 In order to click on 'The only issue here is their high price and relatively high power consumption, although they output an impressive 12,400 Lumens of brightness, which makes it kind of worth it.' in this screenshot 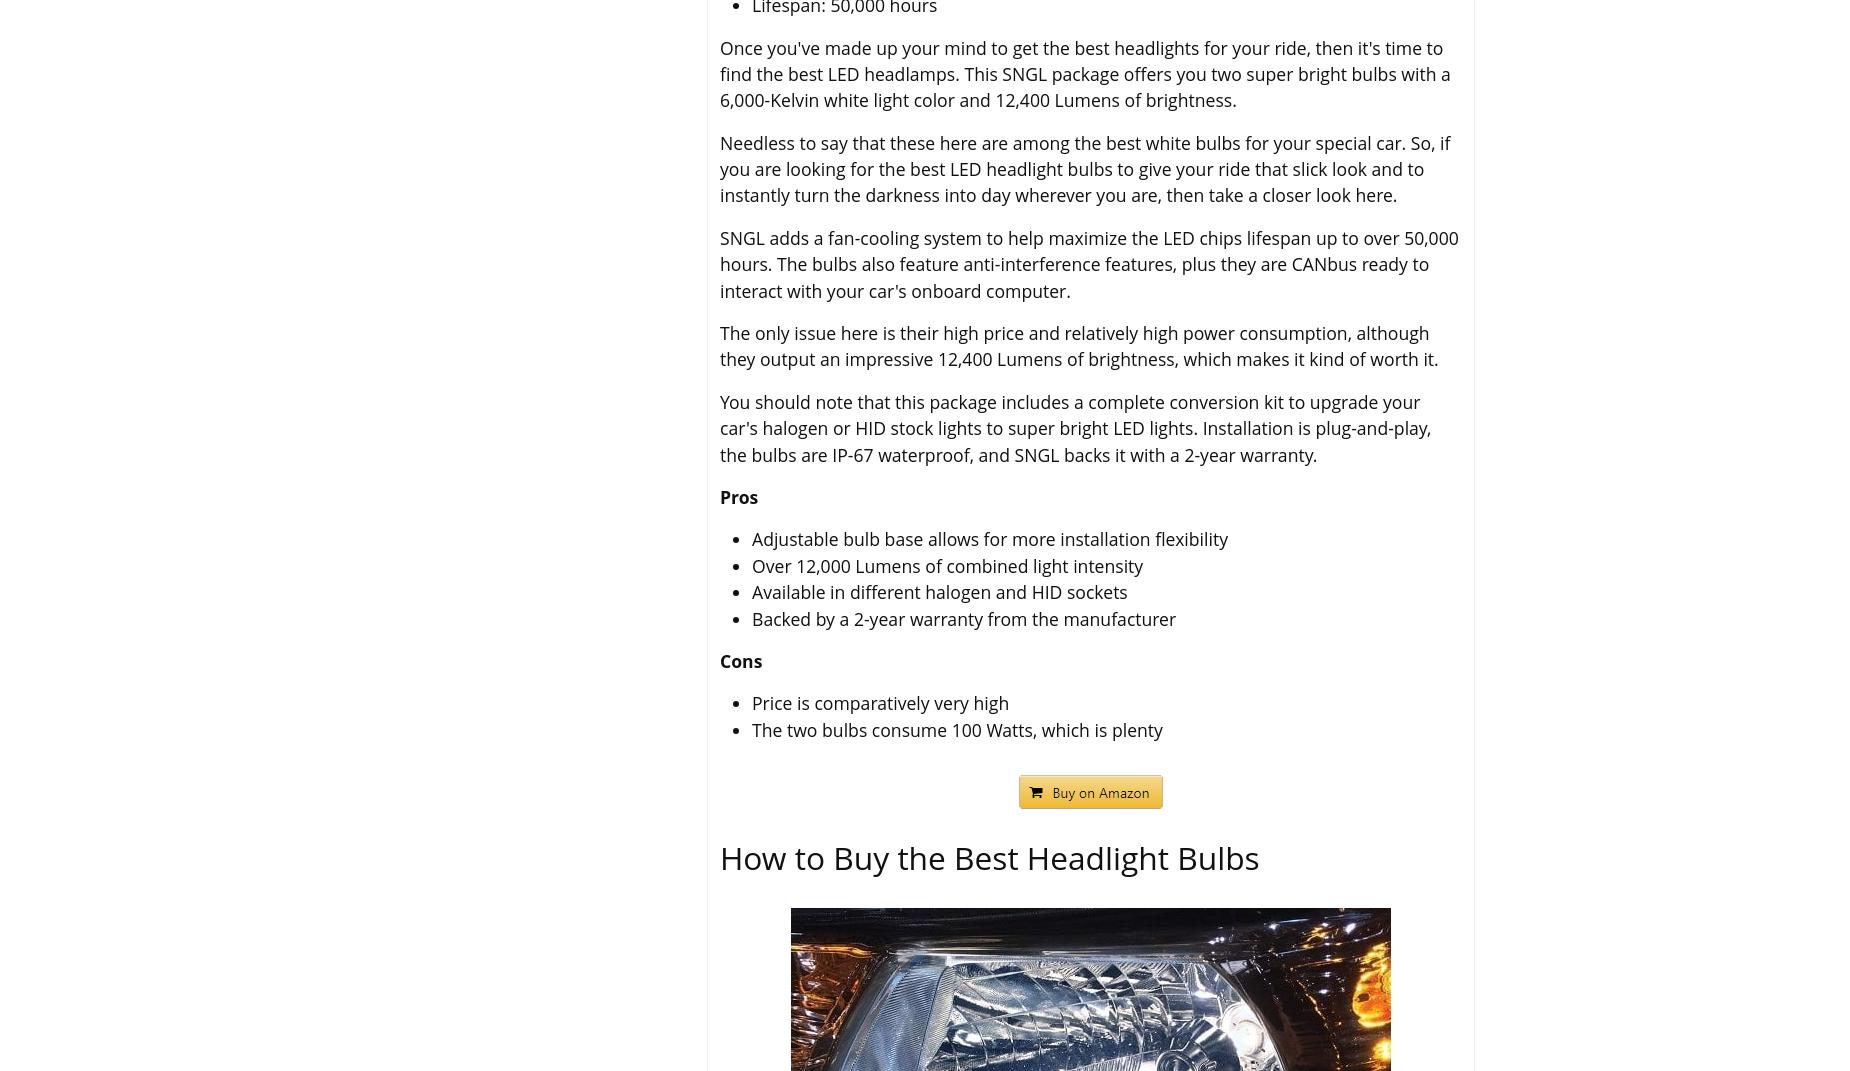, I will do `click(1077, 345)`.